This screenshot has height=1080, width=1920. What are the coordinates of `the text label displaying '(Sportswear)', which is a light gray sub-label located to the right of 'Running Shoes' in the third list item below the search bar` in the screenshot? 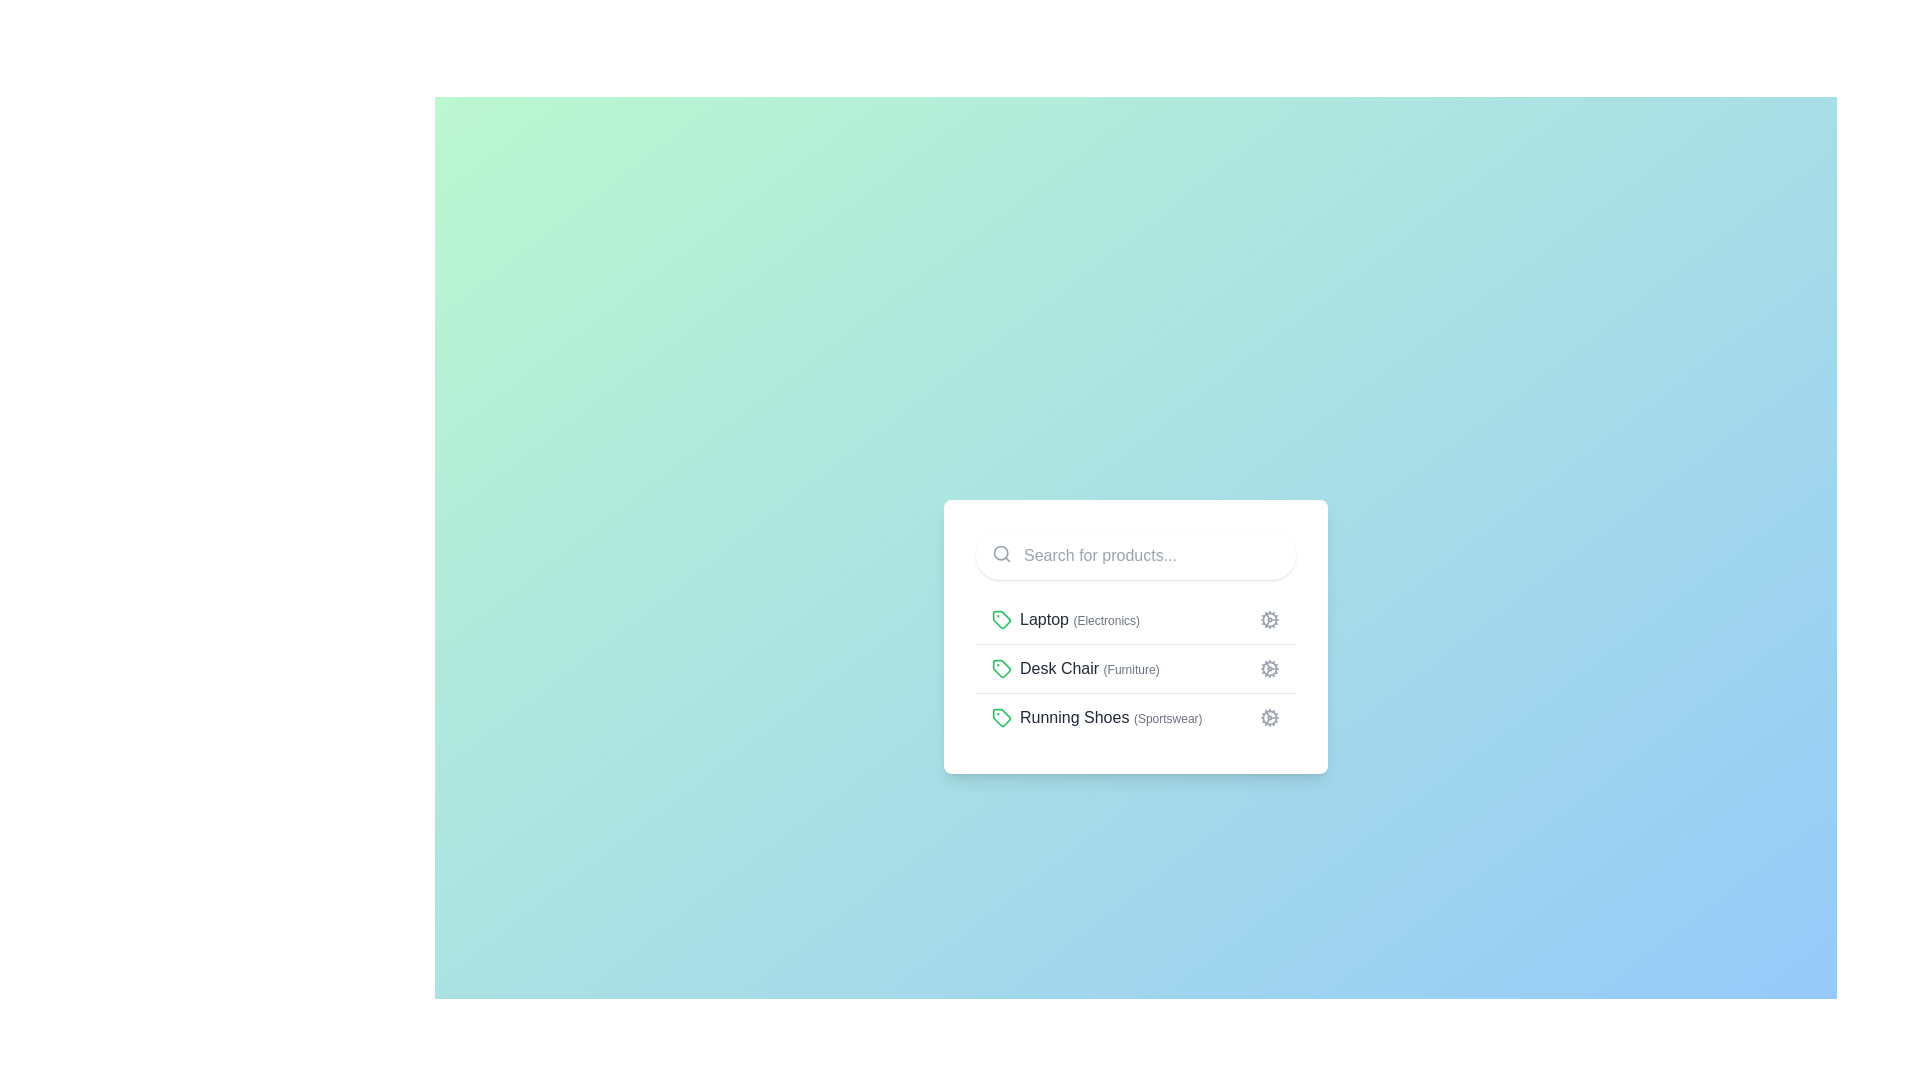 It's located at (1168, 717).